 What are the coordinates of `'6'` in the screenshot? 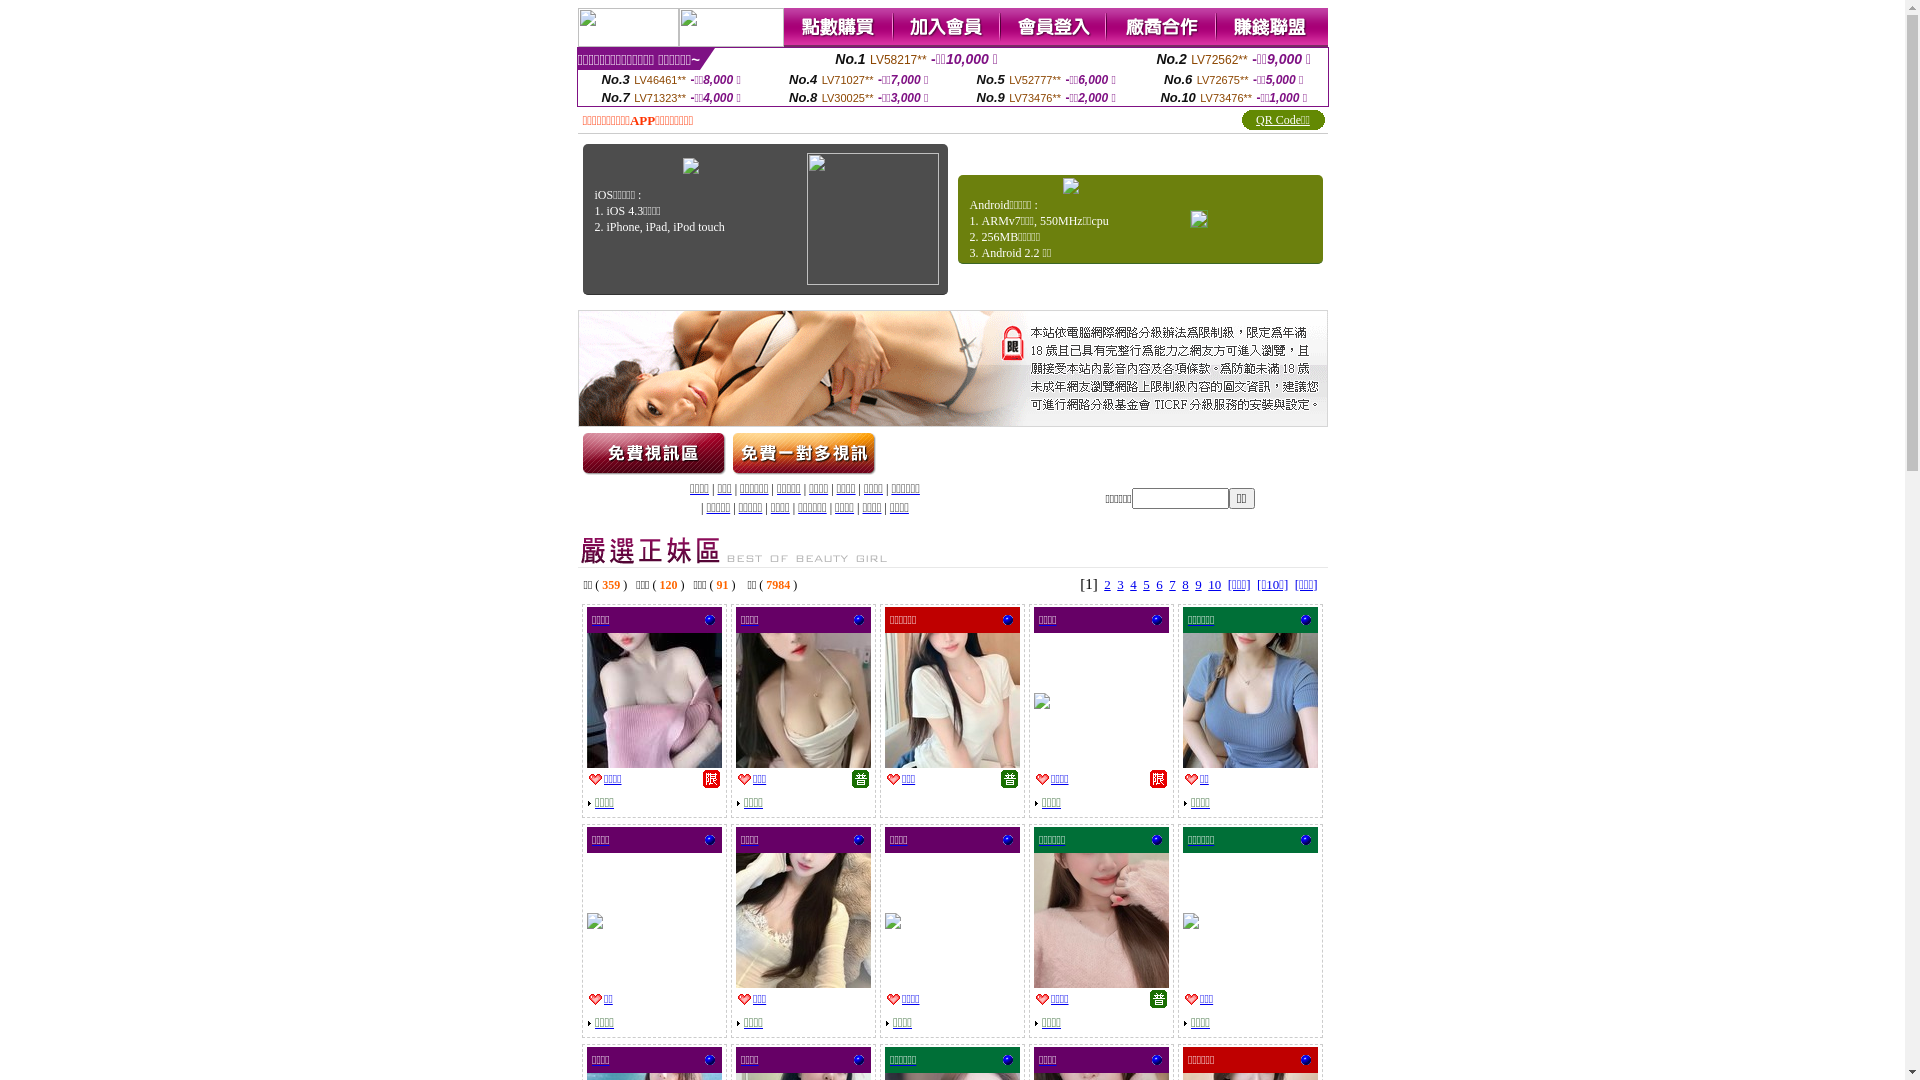 It's located at (1159, 584).